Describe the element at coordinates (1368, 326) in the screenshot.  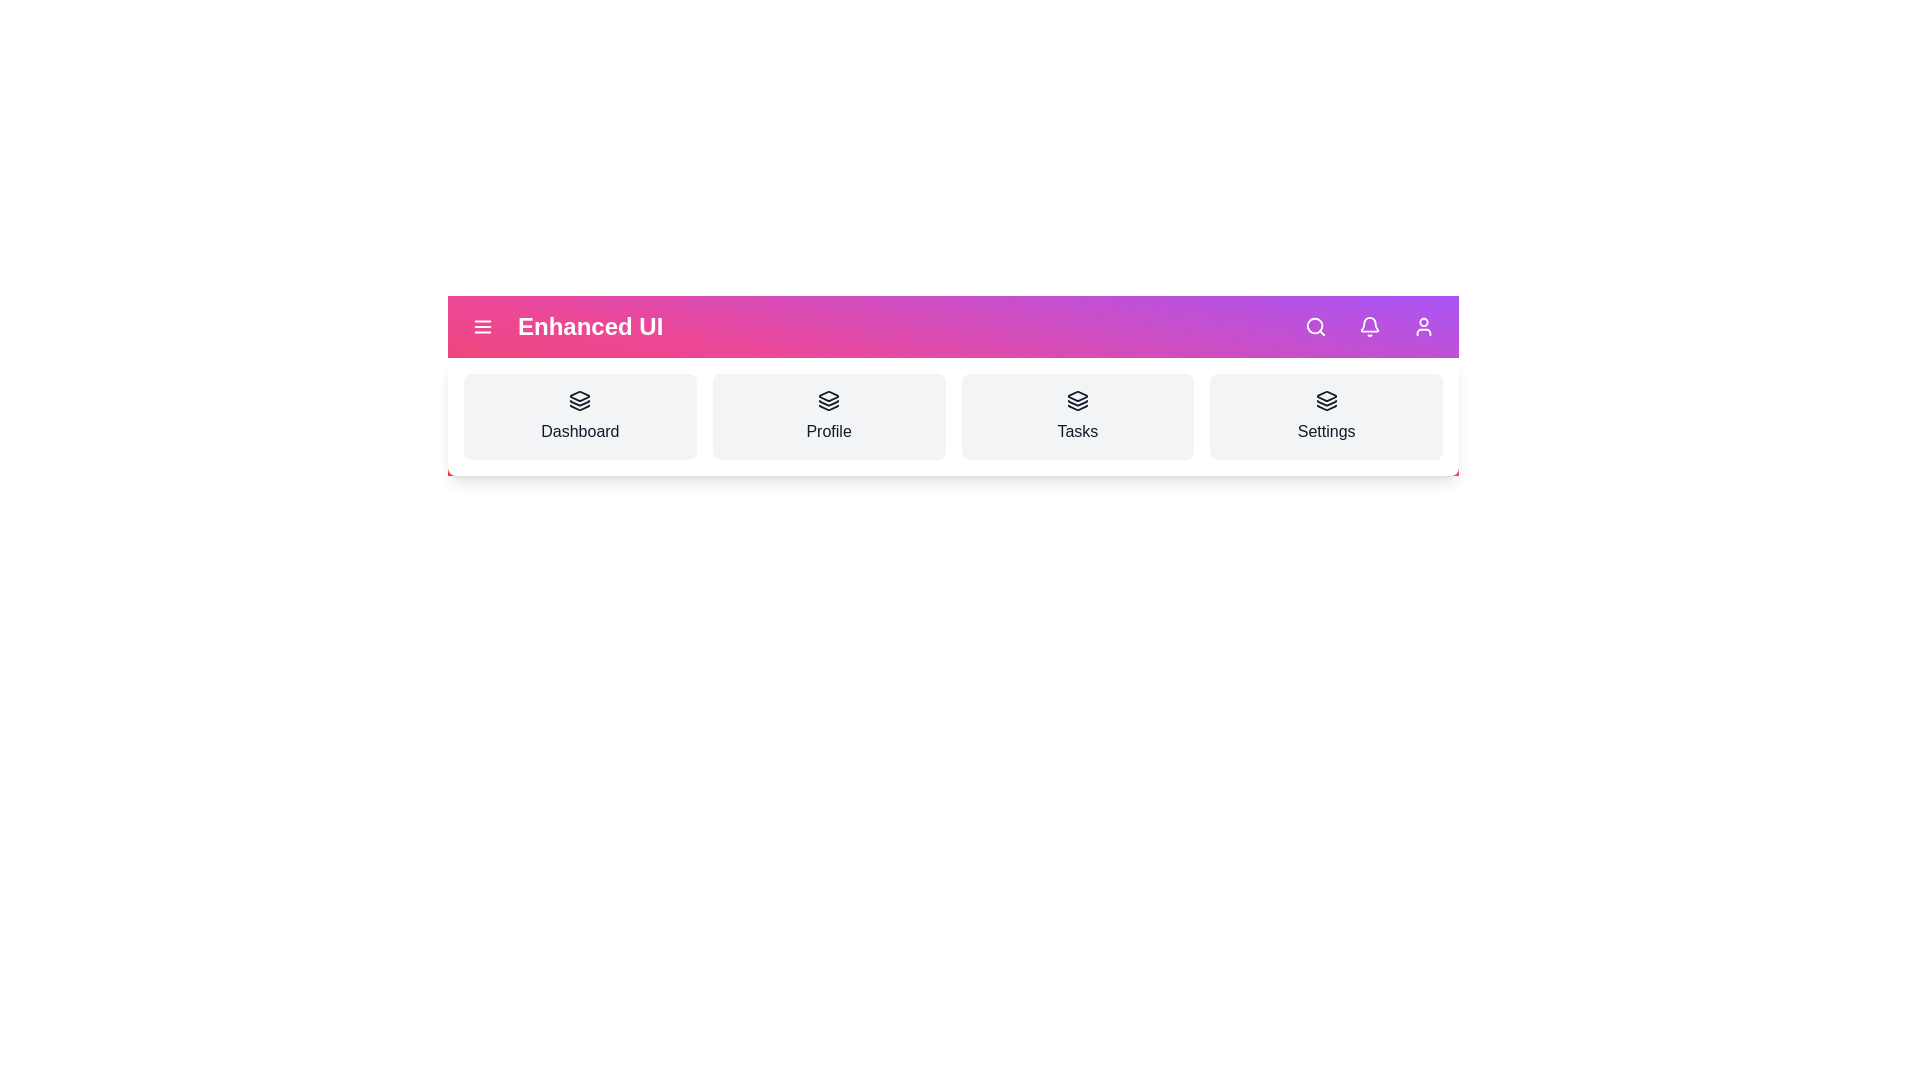
I see `notifications button` at that location.